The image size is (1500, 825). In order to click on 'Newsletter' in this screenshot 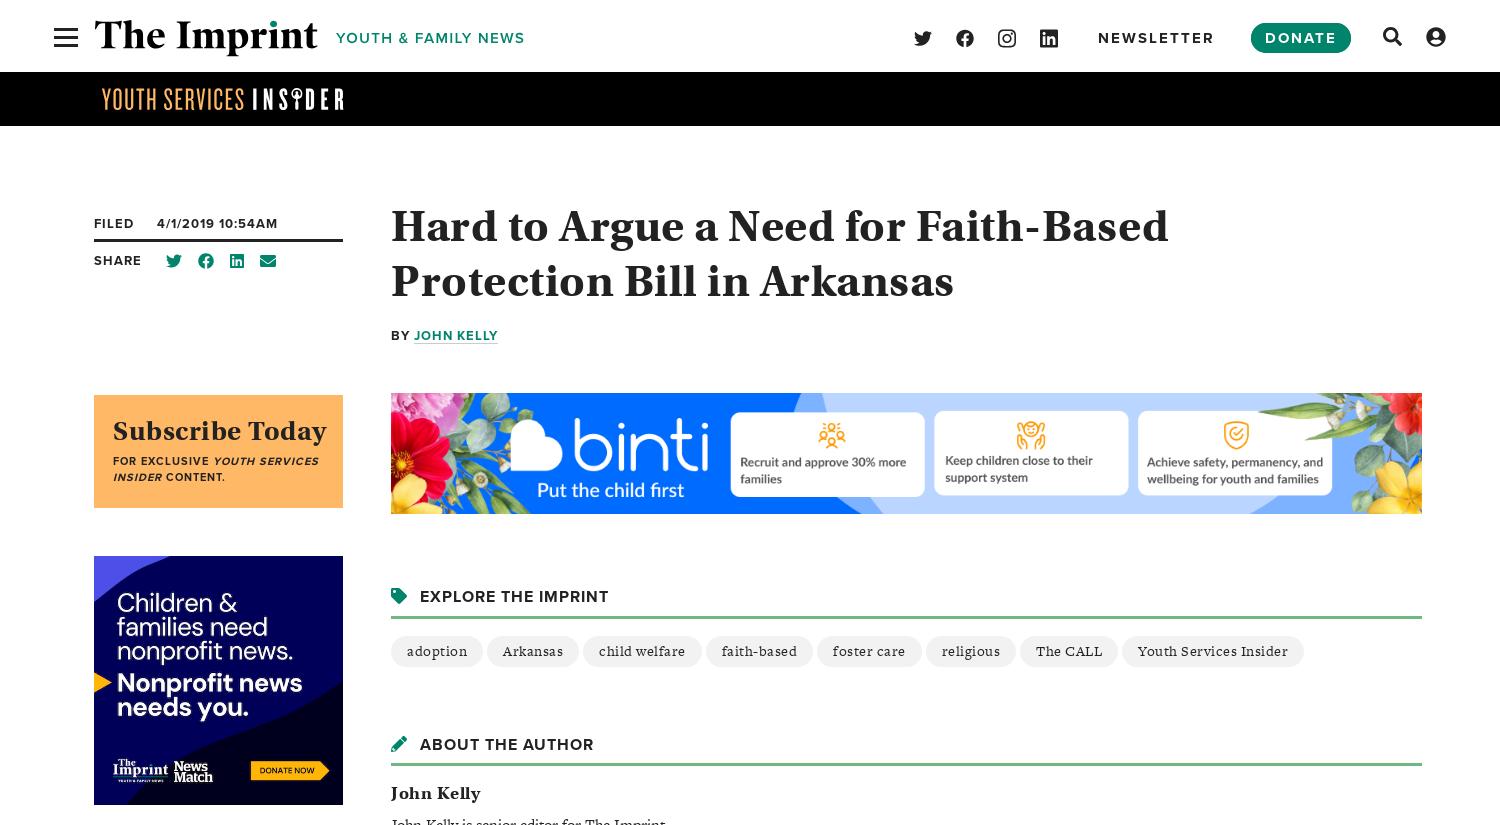, I will do `click(1156, 36)`.